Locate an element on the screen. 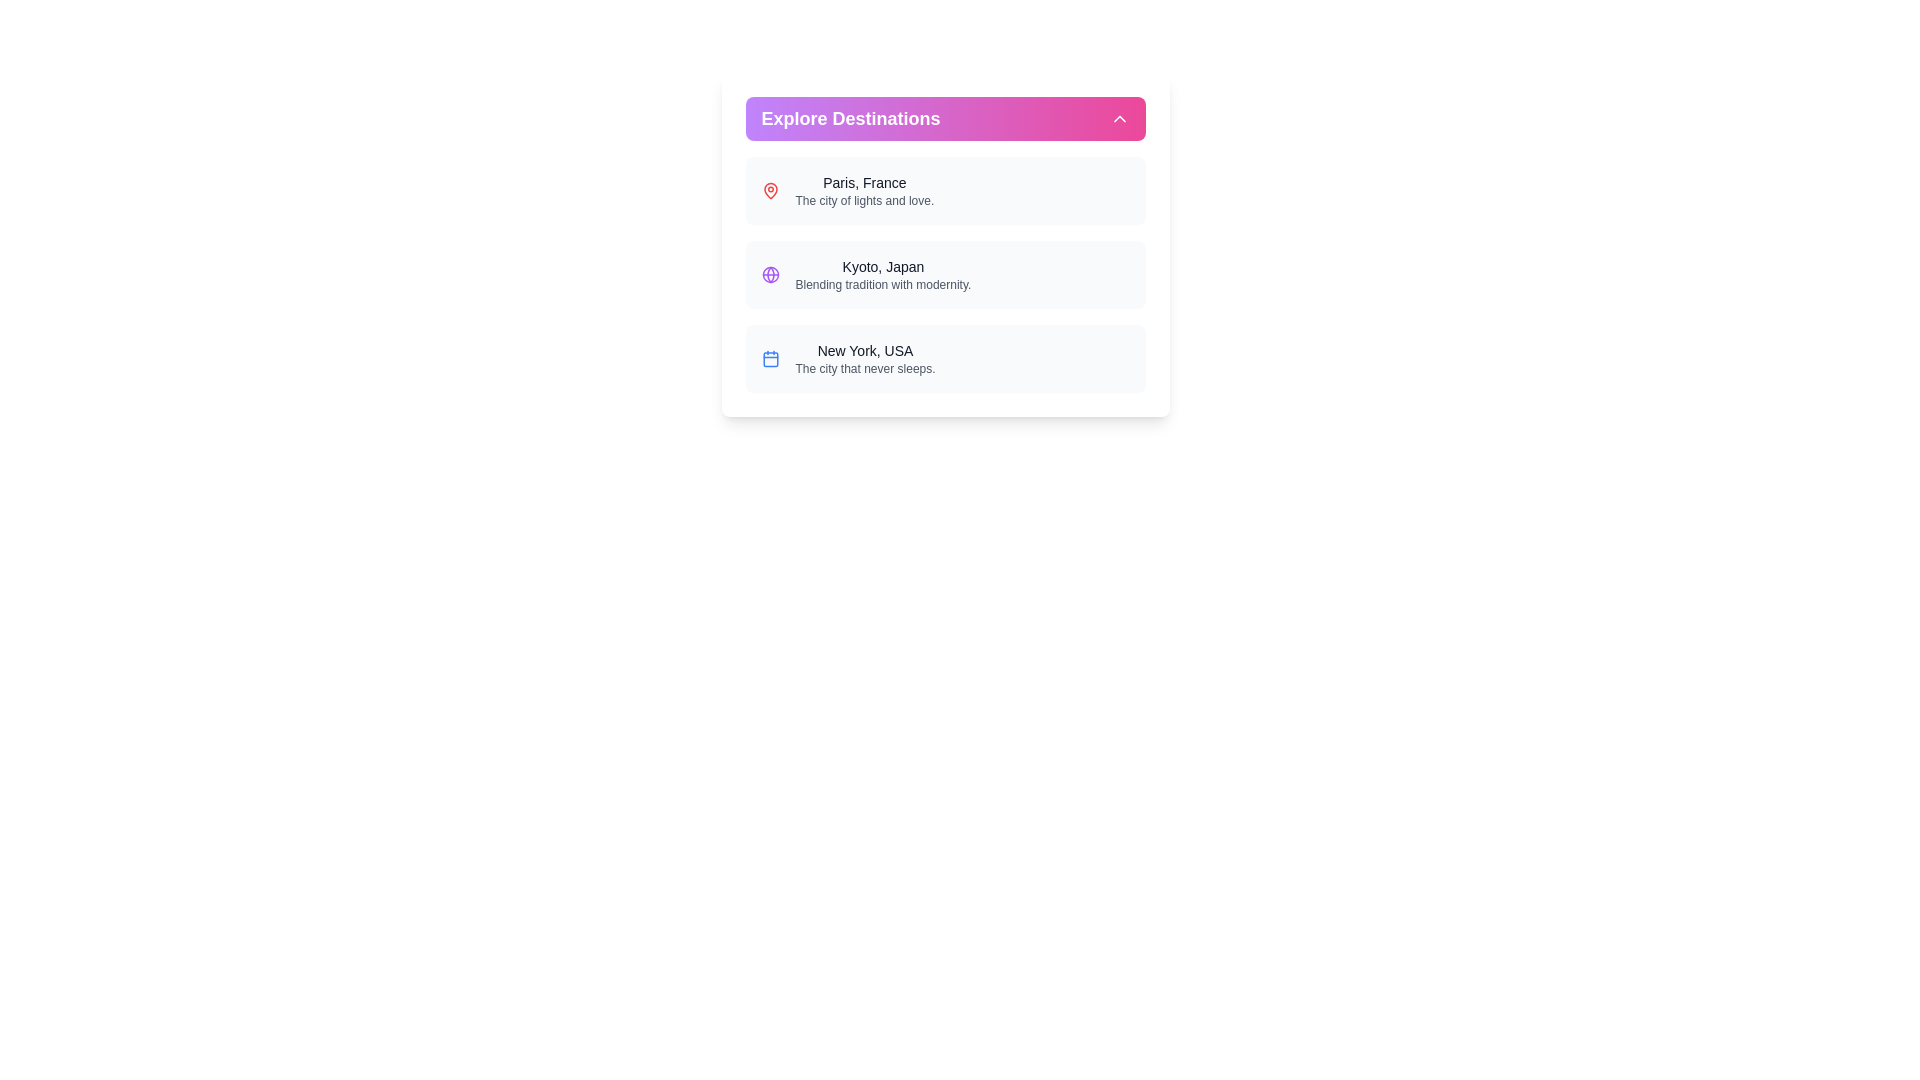 This screenshot has height=1080, width=1920. the decorative vector graphic representing a location pin for 'Paris, France' in the 'Explore Destinations' section is located at coordinates (769, 191).